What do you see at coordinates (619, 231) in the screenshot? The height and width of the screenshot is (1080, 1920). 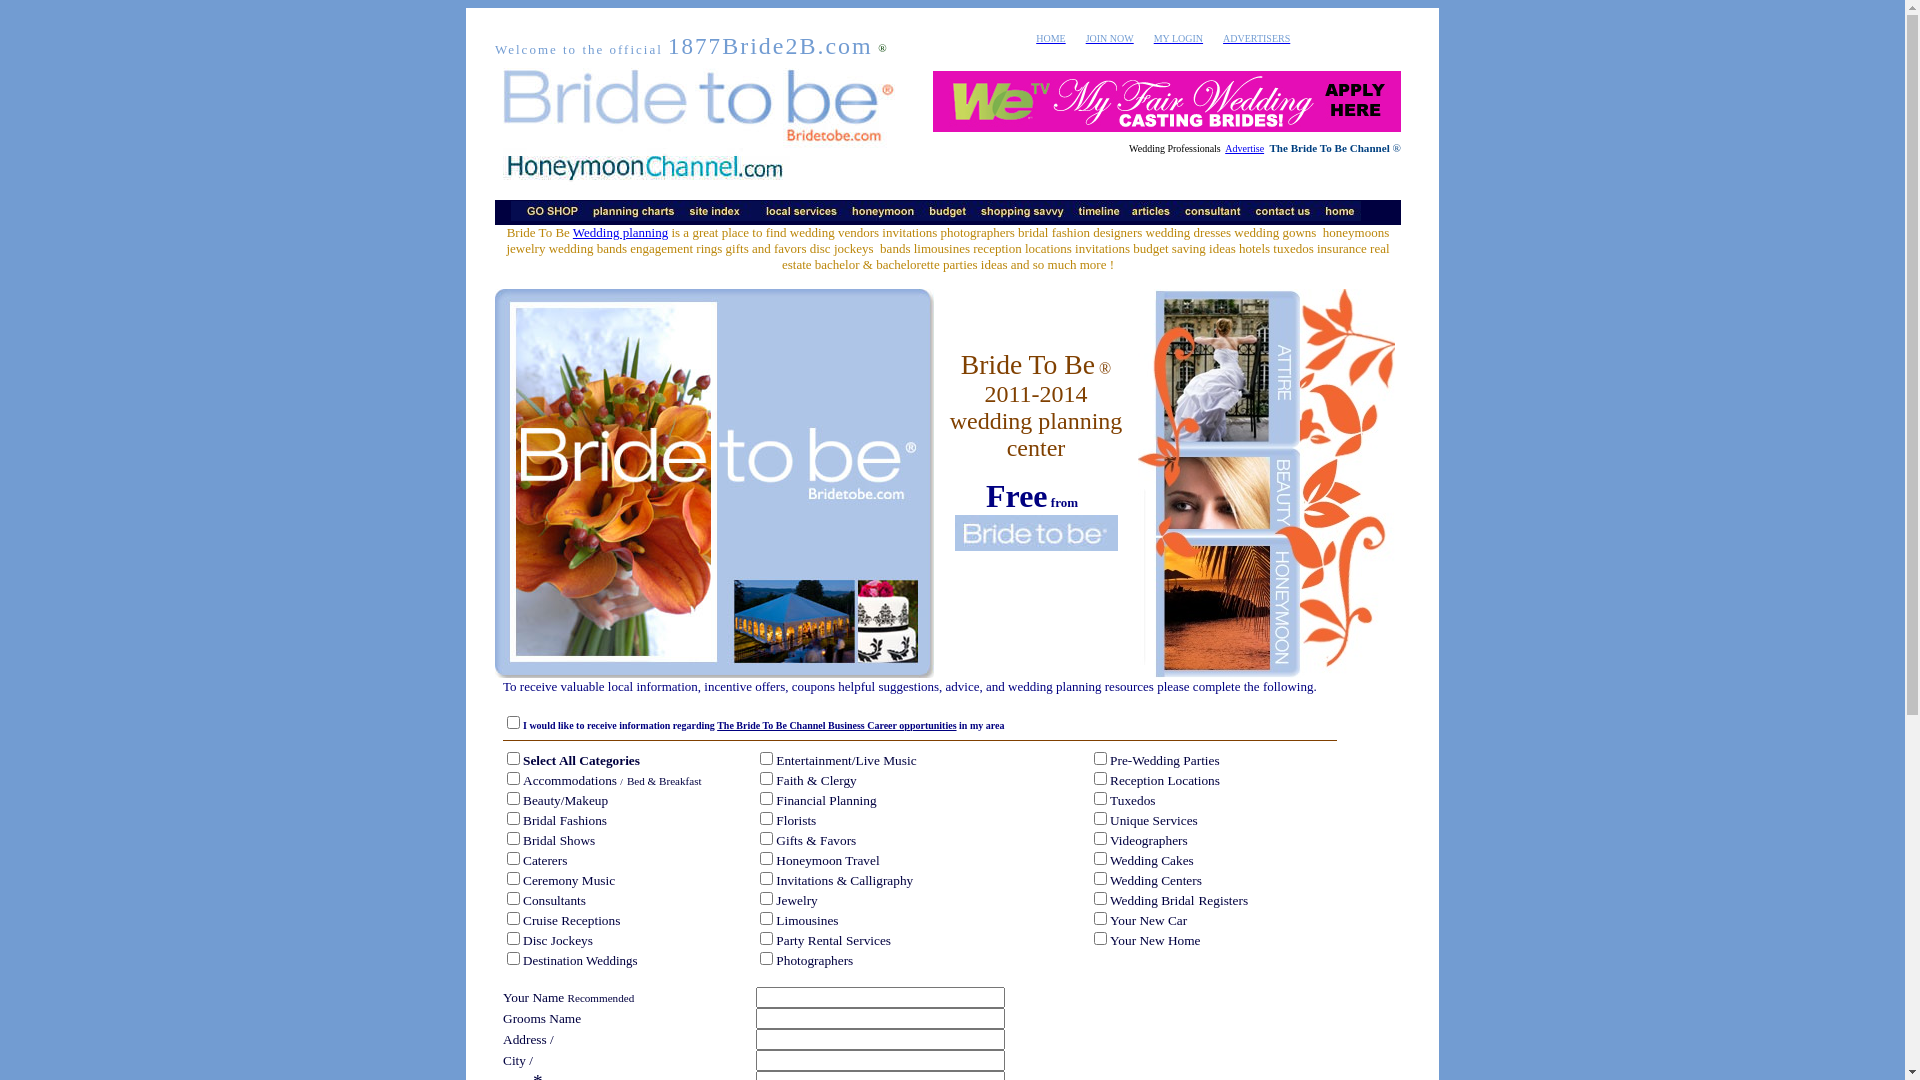 I see `'Wedding planning'` at bounding box center [619, 231].